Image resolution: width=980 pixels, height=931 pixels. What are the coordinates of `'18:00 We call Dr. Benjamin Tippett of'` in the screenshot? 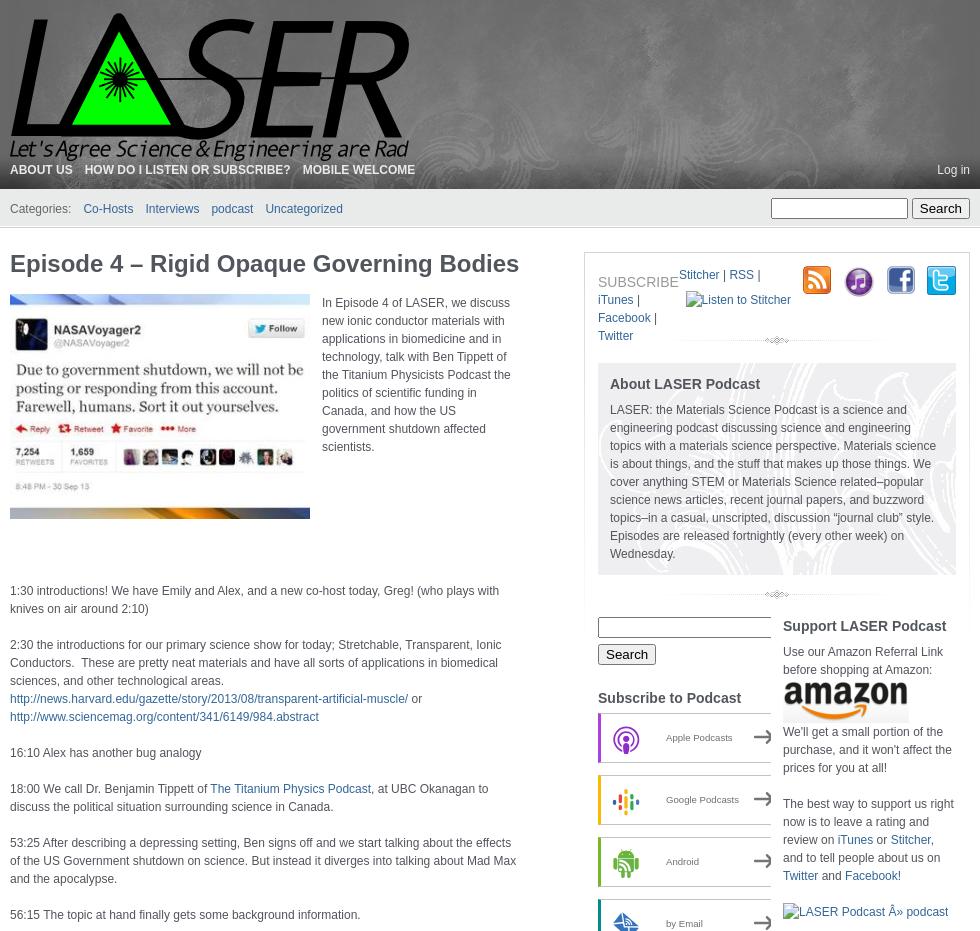 It's located at (9, 789).